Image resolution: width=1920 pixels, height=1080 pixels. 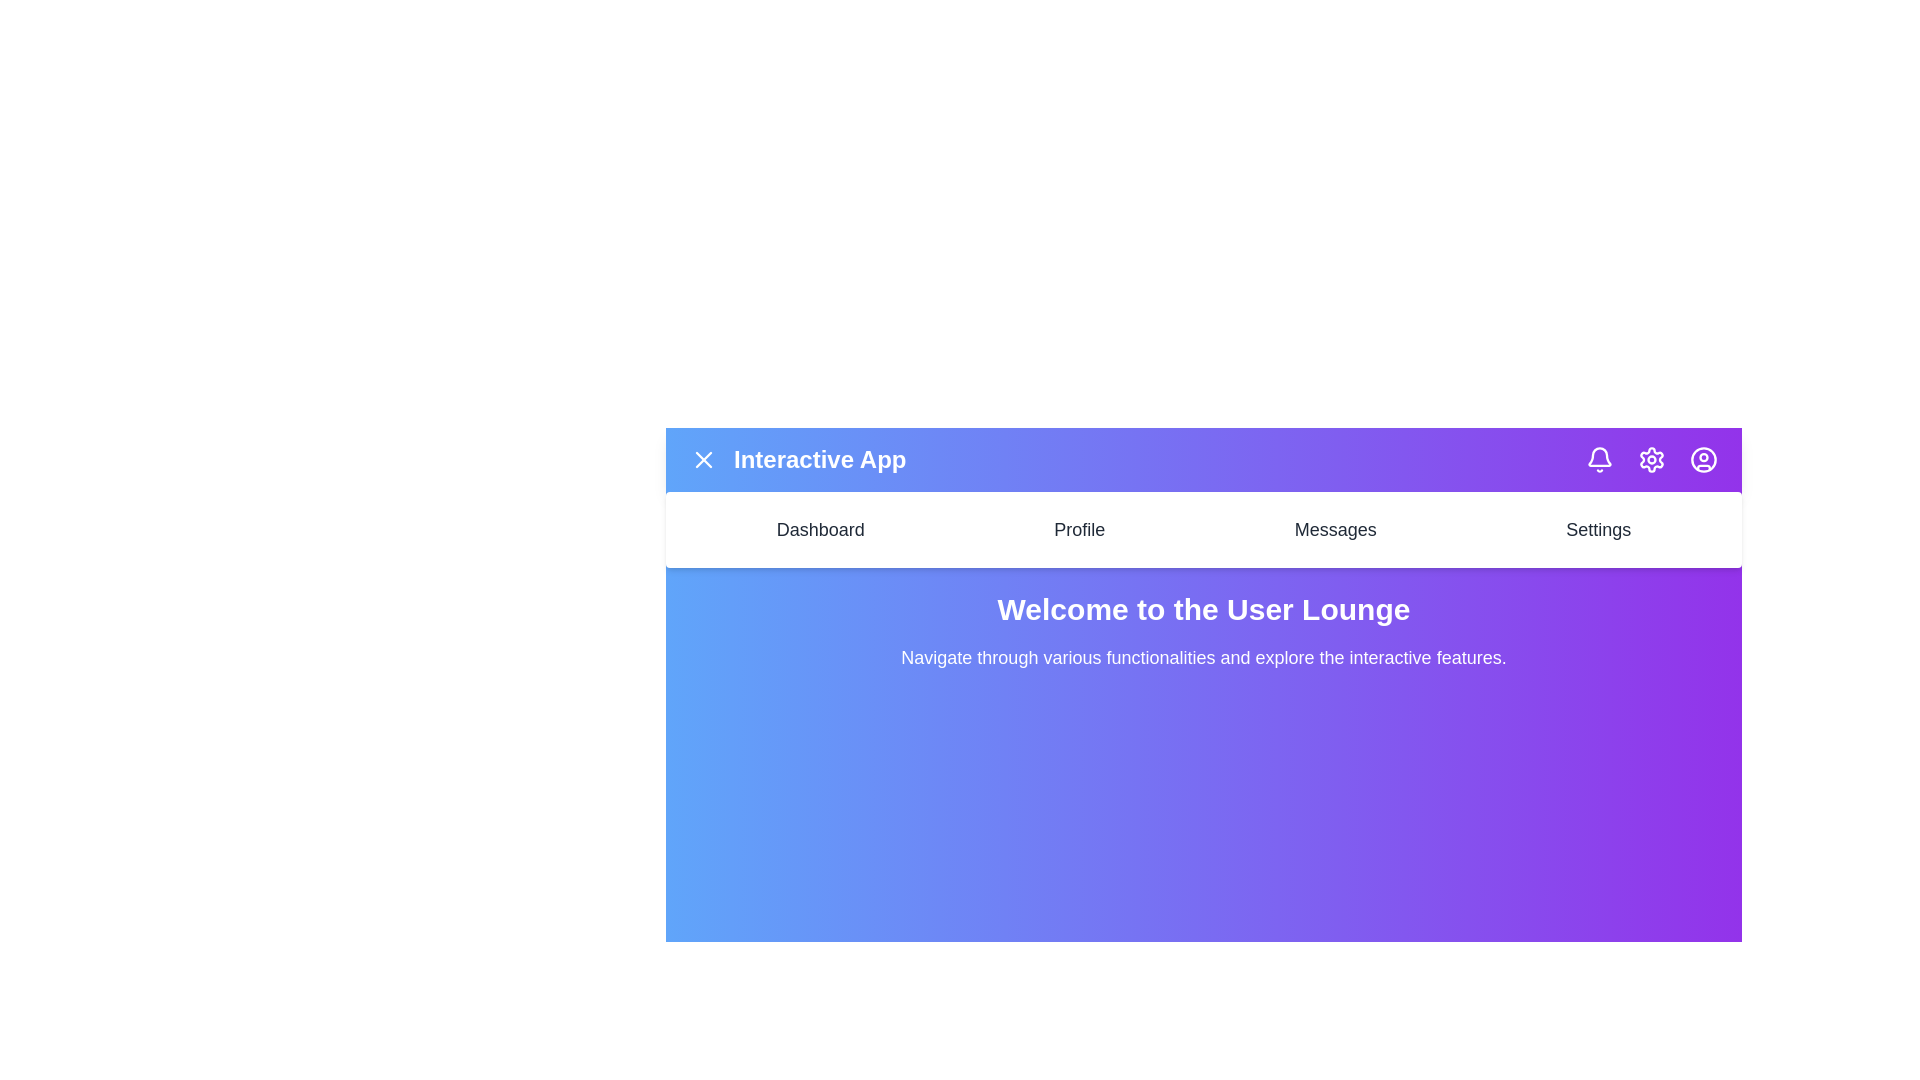 What do you see at coordinates (820, 528) in the screenshot?
I see `the Dashboard navigation menu item` at bounding box center [820, 528].